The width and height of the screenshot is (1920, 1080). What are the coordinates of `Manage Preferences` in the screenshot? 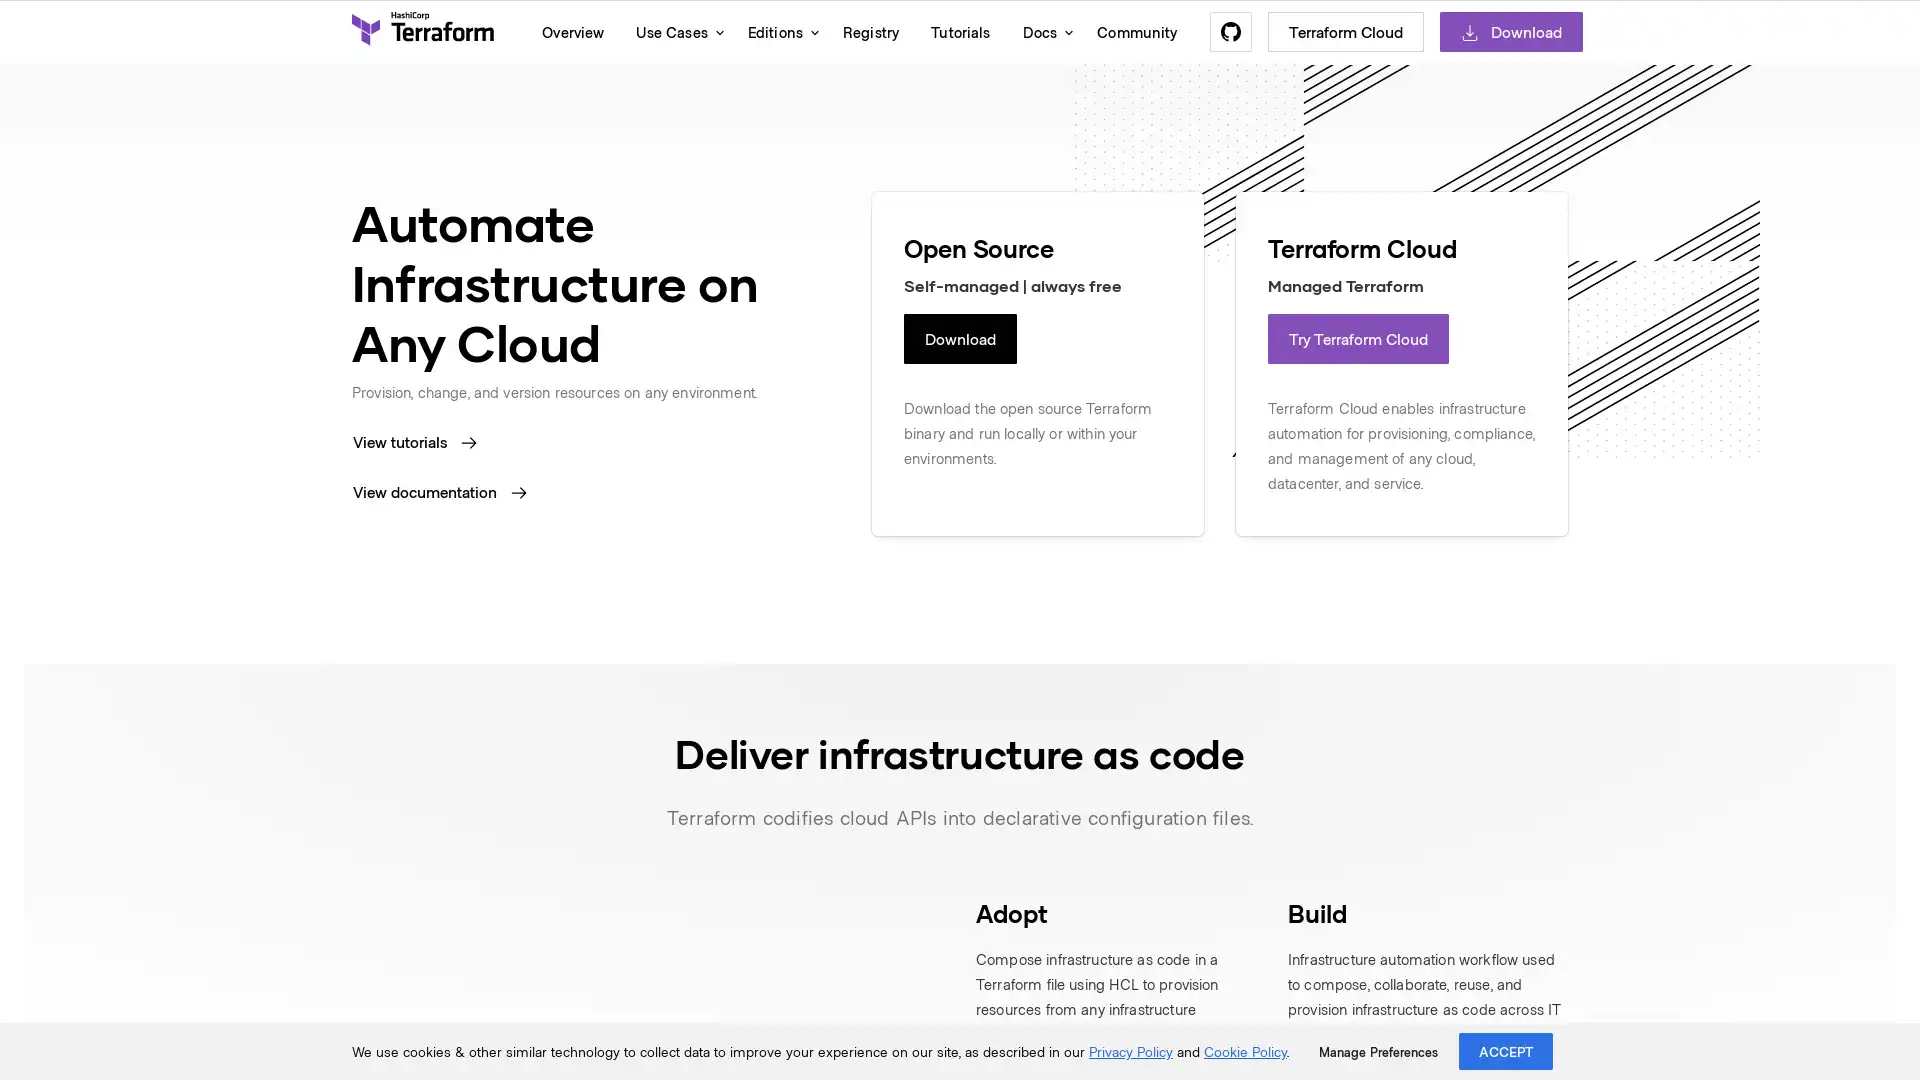 It's located at (1377, 1051).